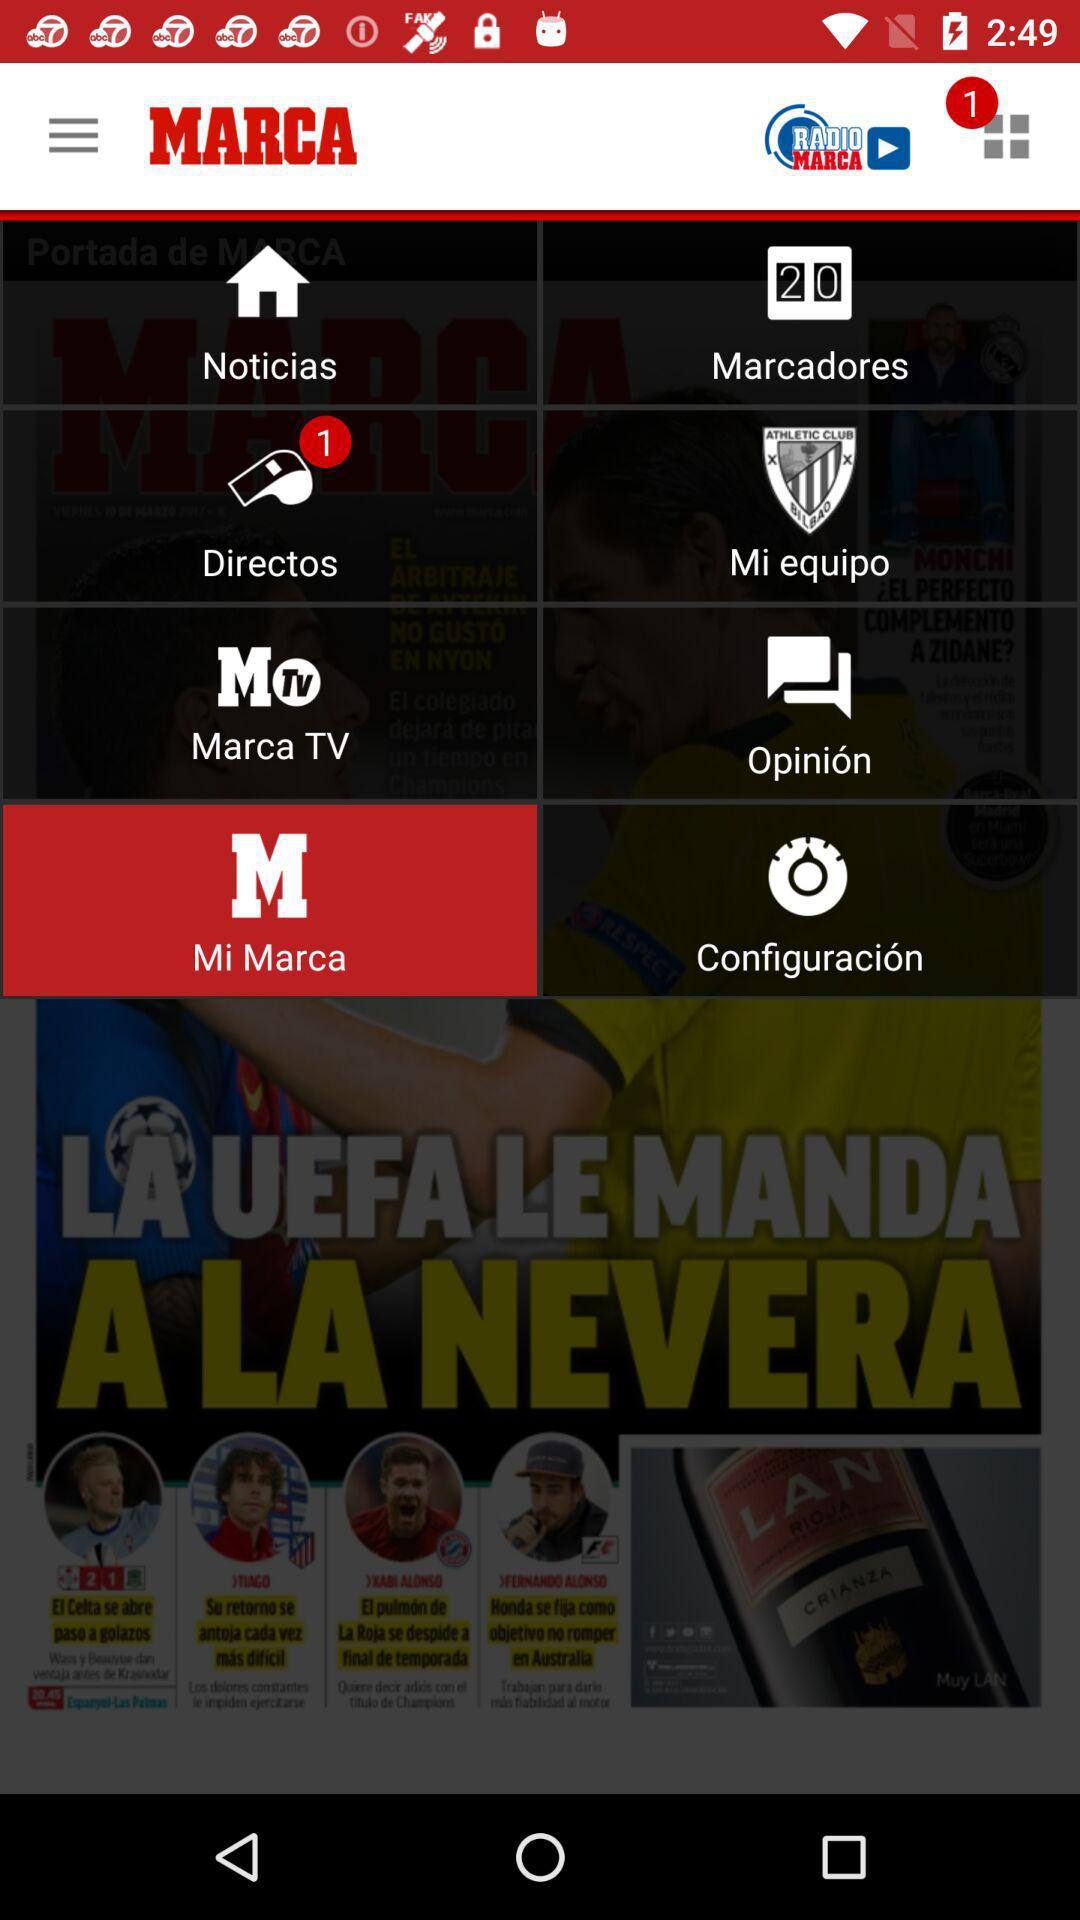  I want to click on options from menu, so click(540, 1037).